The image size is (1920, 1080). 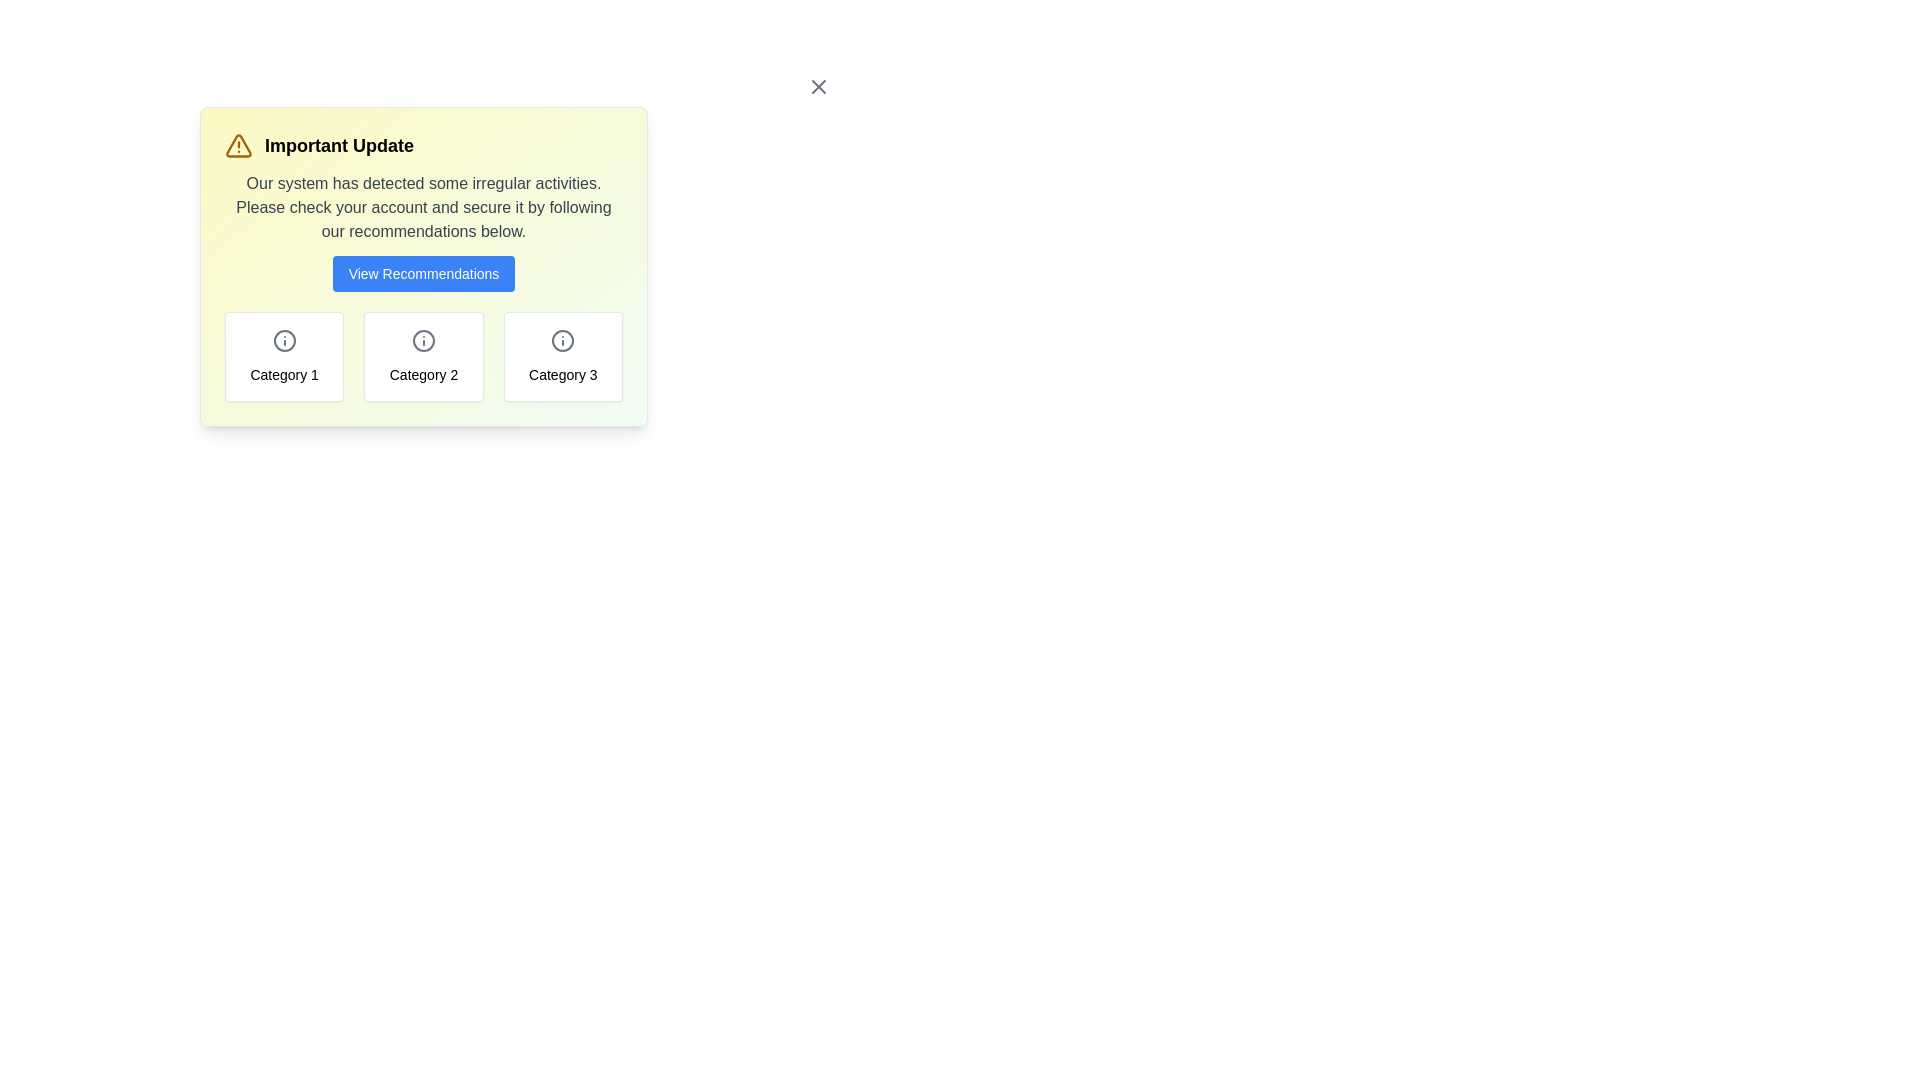 I want to click on the category box labeled Category 3, so click(x=561, y=356).